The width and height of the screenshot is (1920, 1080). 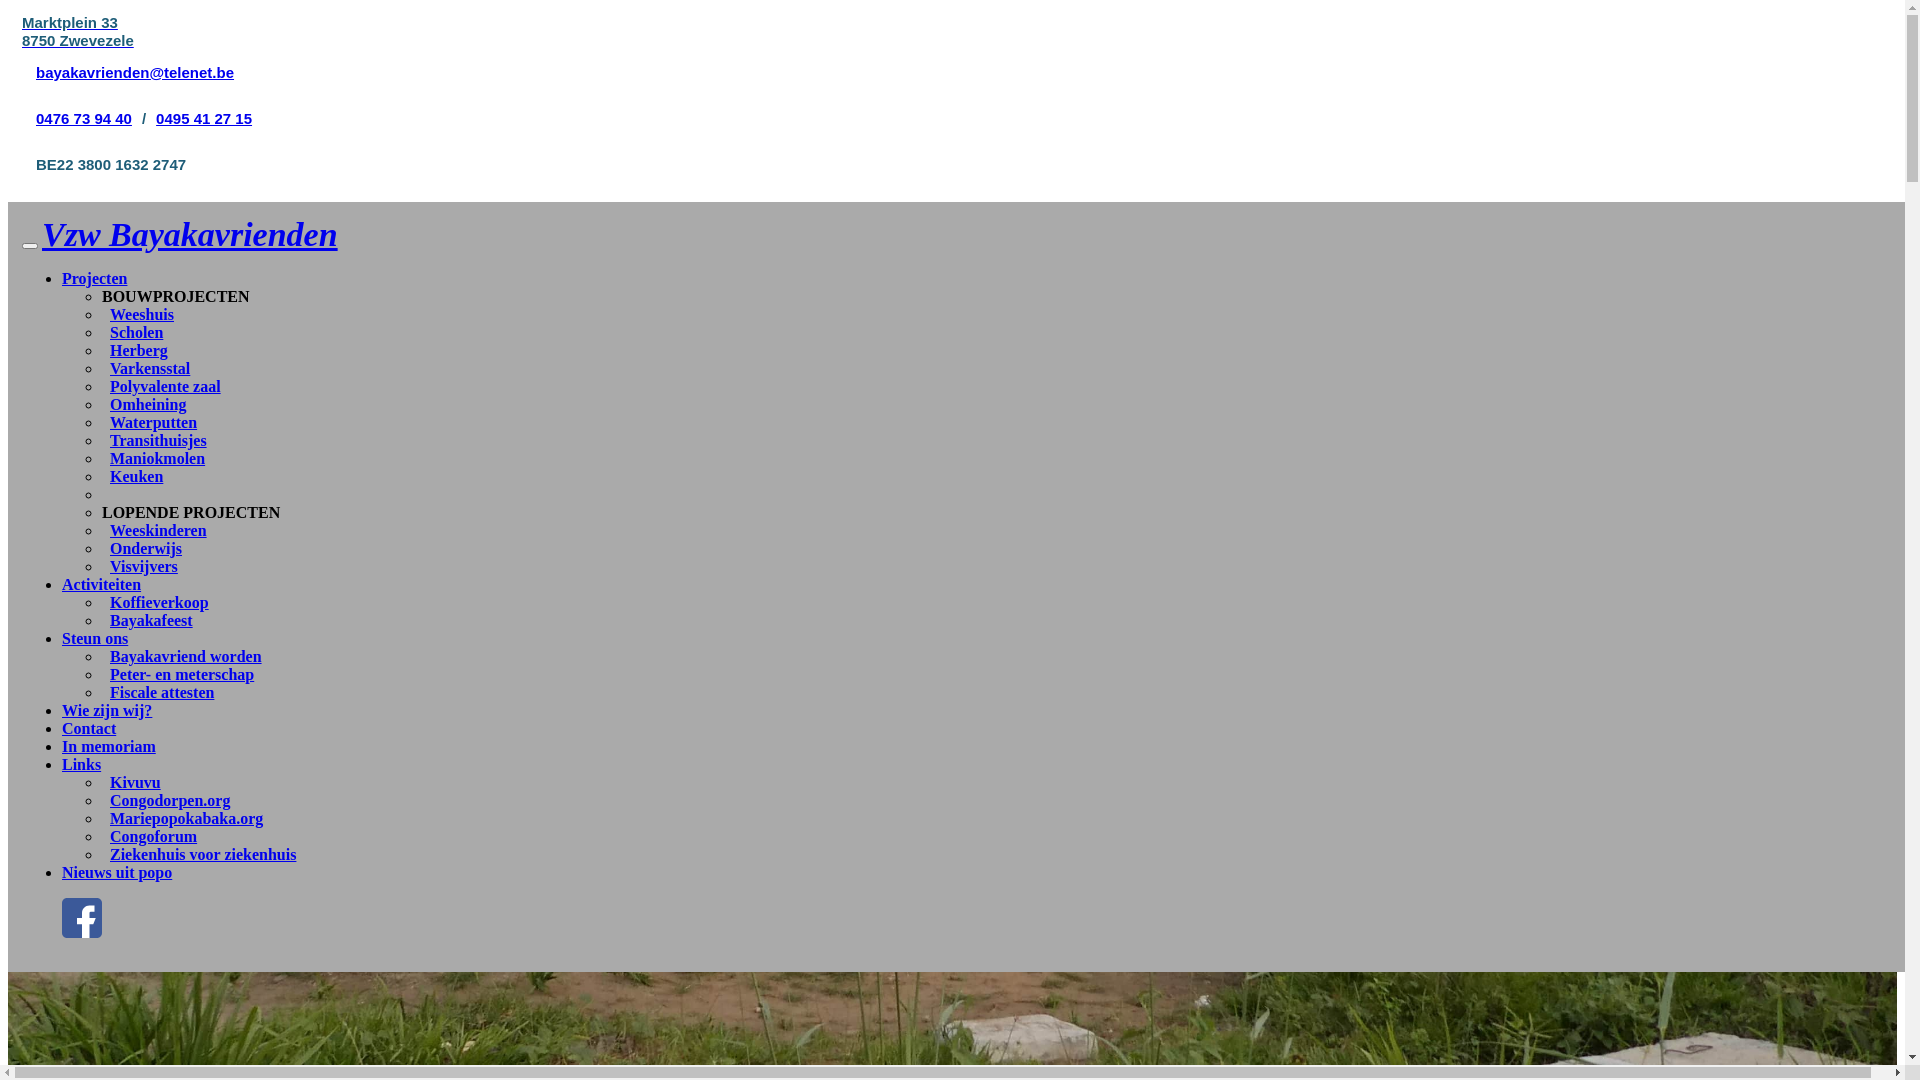 What do you see at coordinates (146, 619) in the screenshot?
I see `'Bayakafeest'` at bounding box center [146, 619].